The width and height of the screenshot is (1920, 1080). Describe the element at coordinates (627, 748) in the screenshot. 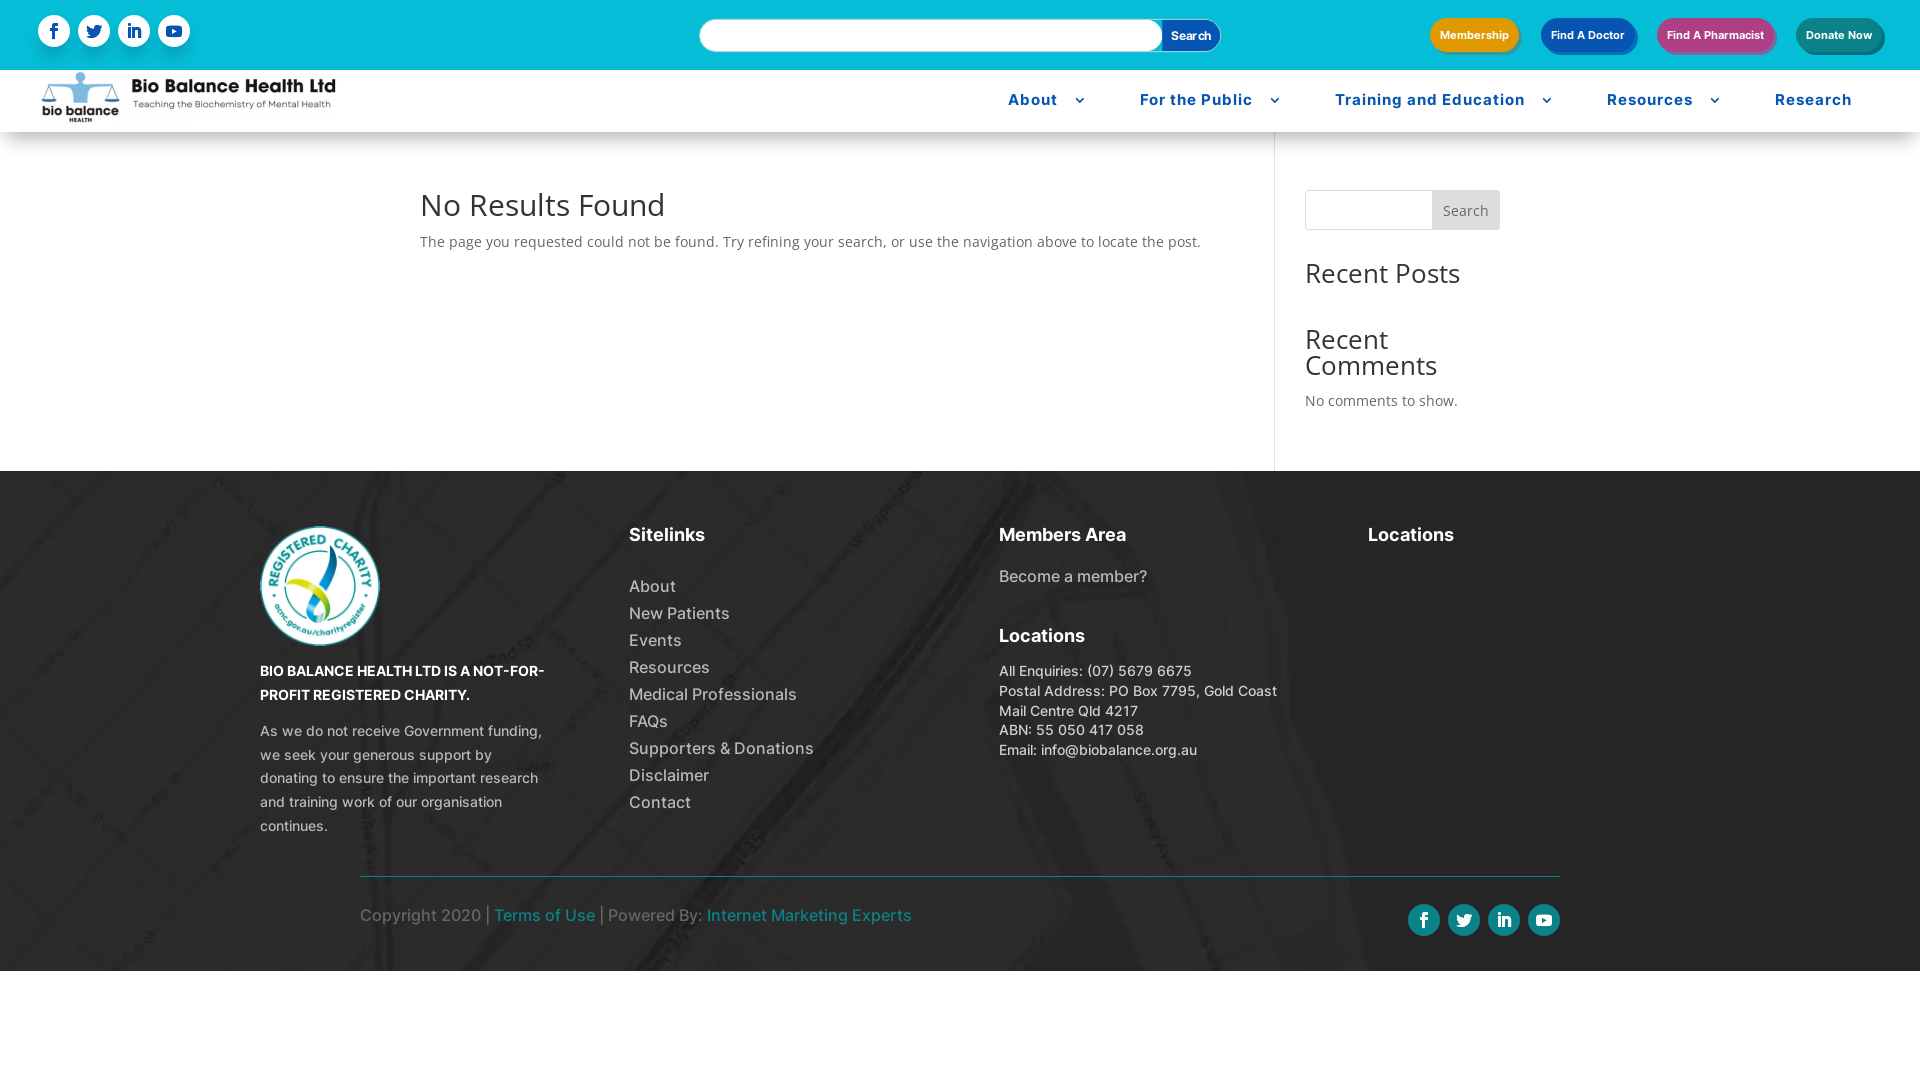

I see `'Supporters & Donations'` at that location.